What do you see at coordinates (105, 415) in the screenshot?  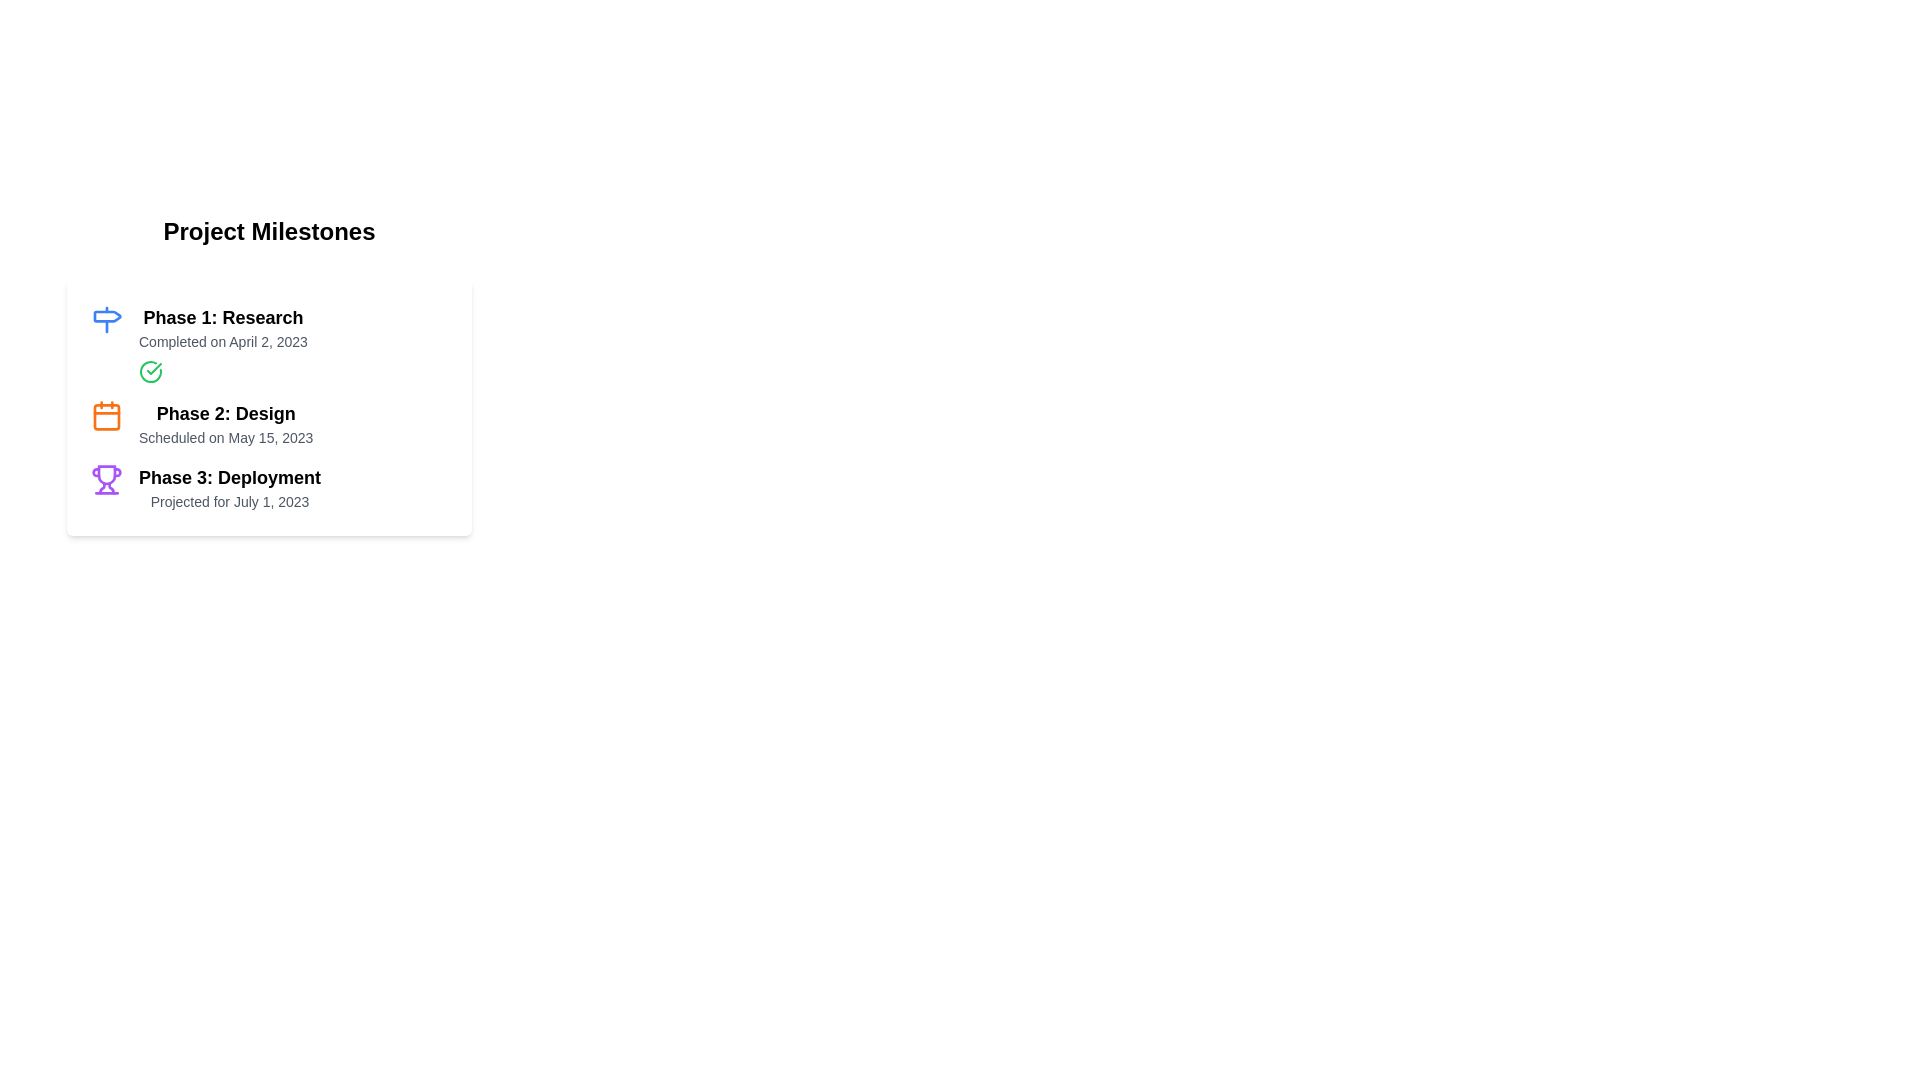 I see `the bold orange calendar icon with rounded corners located to the left of the text 'Phase 2: Design Scheduled on May 15, 2023'` at bounding box center [105, 415].